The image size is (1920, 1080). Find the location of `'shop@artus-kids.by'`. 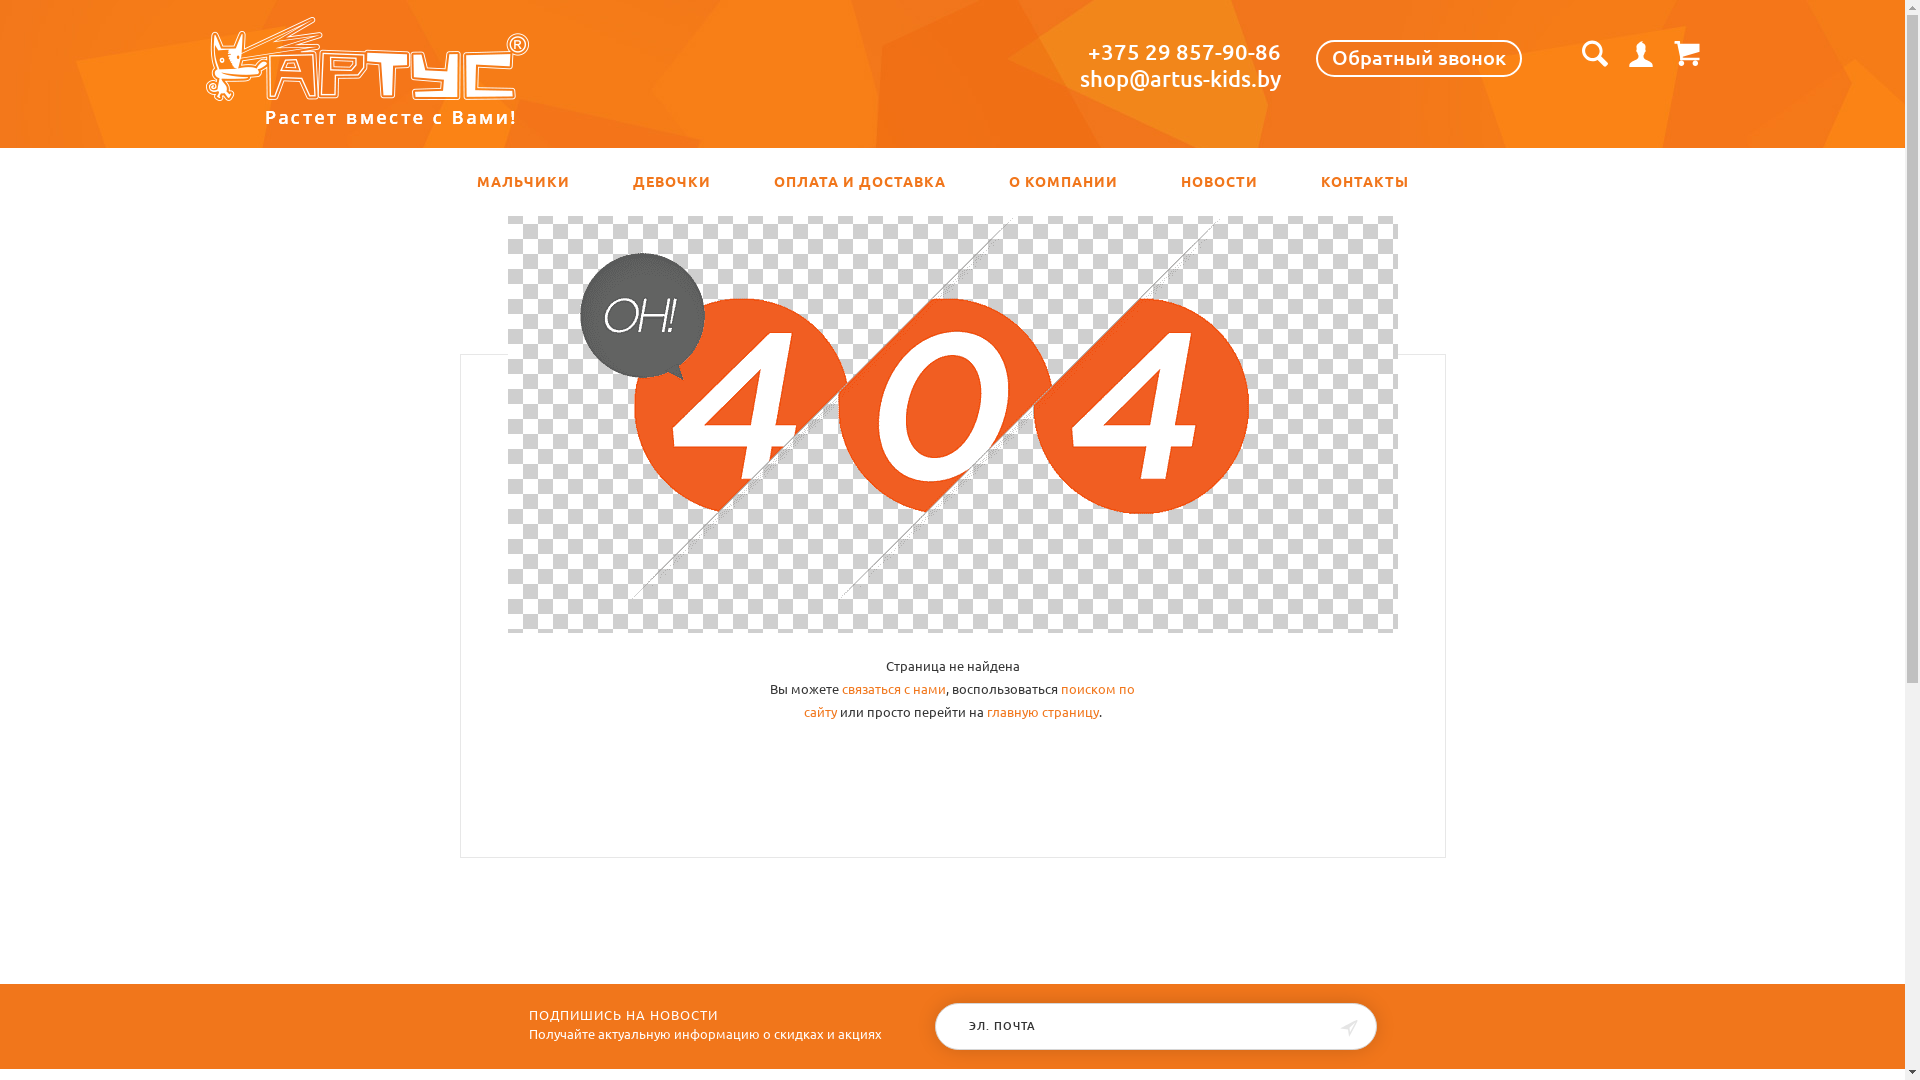

'shop@artus-kids.by' is located at coordinates (1180, 77).